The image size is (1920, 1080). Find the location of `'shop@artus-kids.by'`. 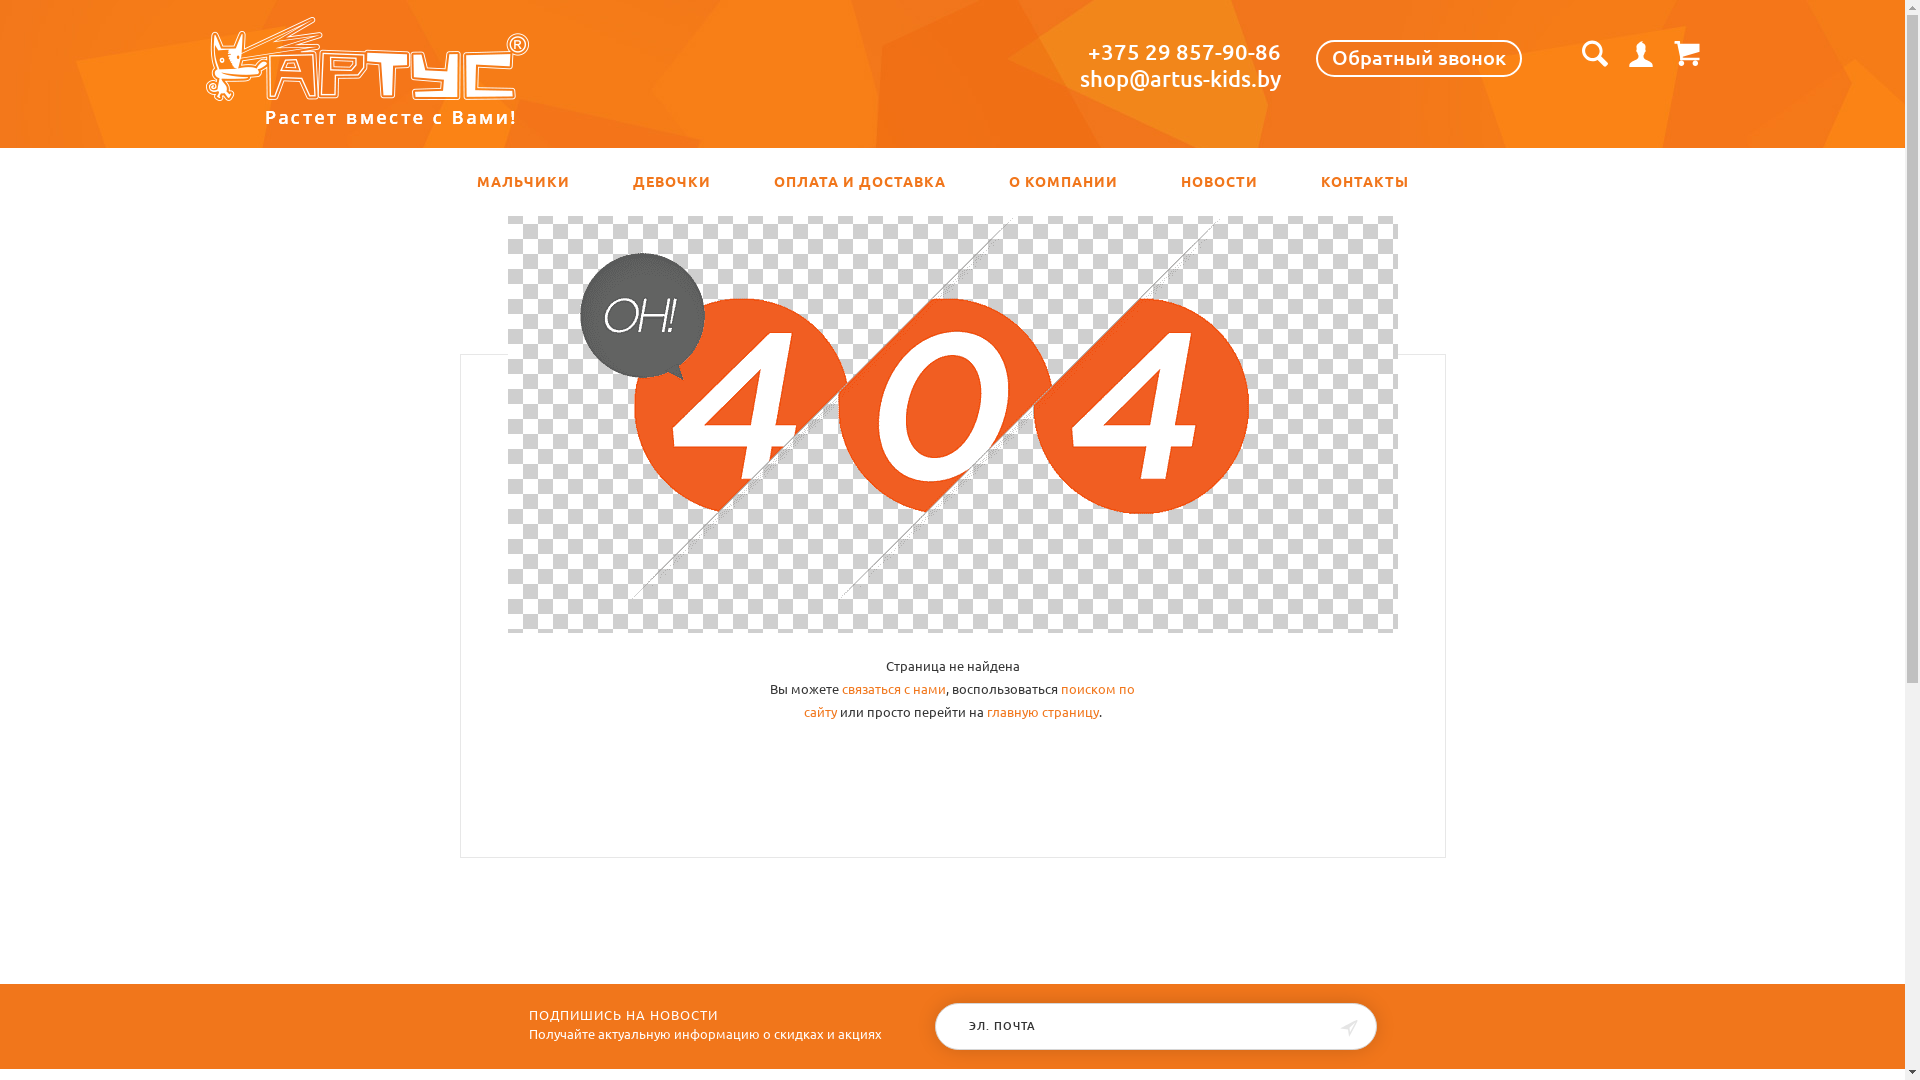

'shop@artus-kids.by' is located at coordinates (1180, 77).